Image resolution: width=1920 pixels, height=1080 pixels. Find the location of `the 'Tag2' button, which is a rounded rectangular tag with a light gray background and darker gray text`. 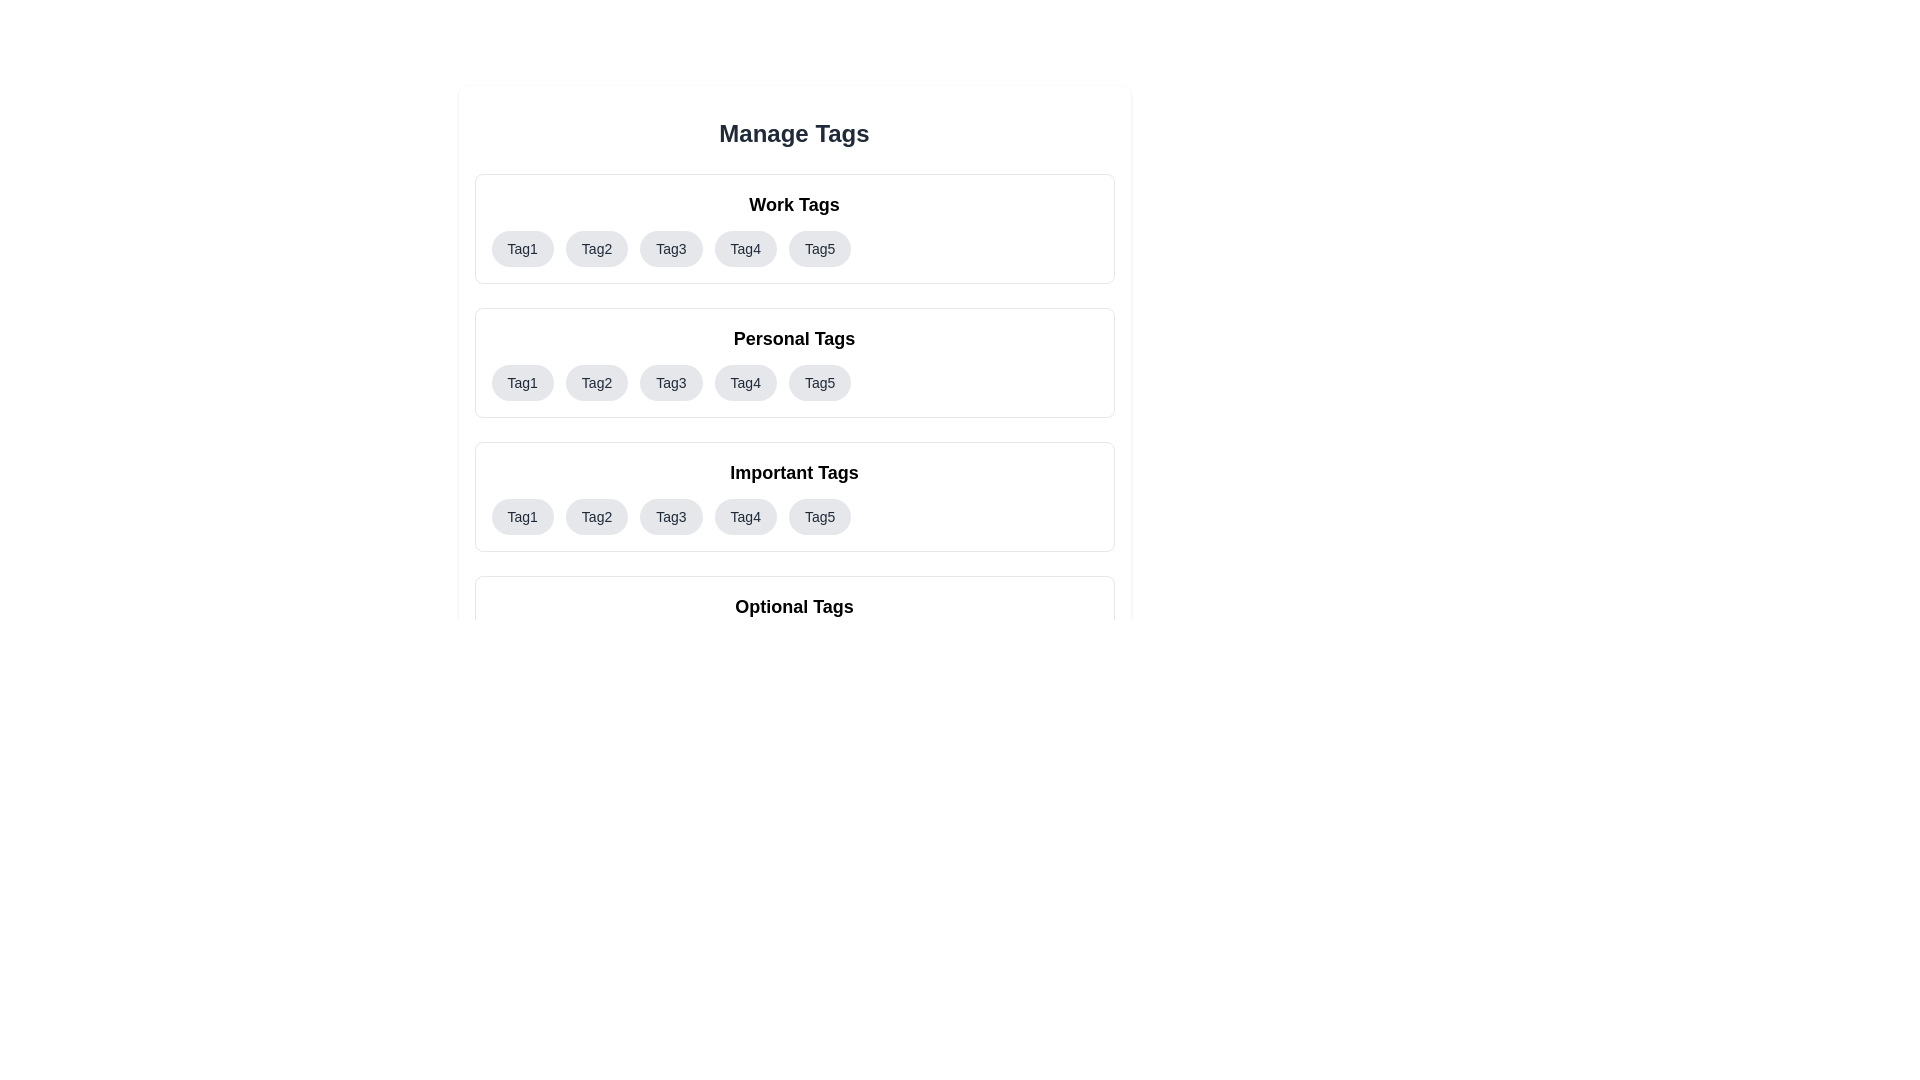

the 'Tag2' button, which is a rounded rectangular tag with a light gray background and darker gray text is located at coordinates (596, 382).